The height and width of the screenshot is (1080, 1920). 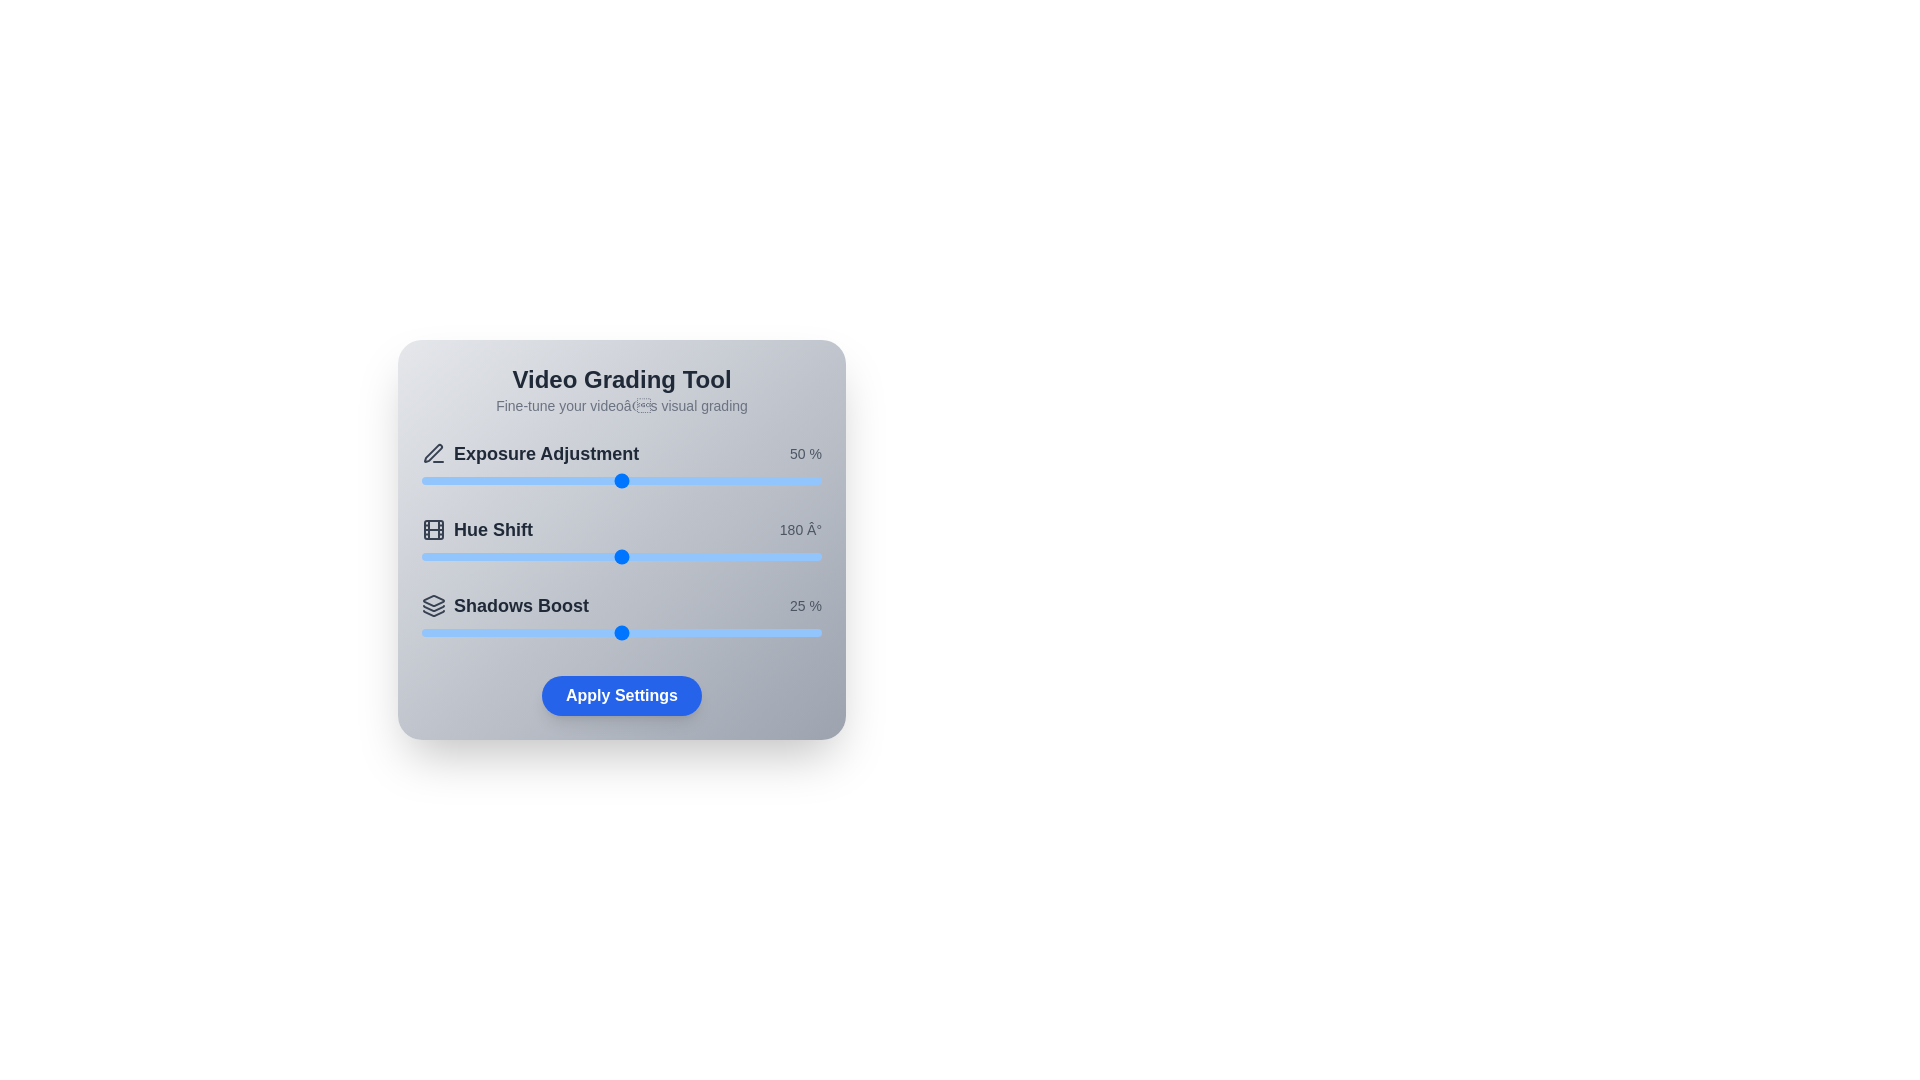 What do you see at coordinates (748, 556) in the screenshot?
I see `the hue shift` at bounding box center [748, 556].